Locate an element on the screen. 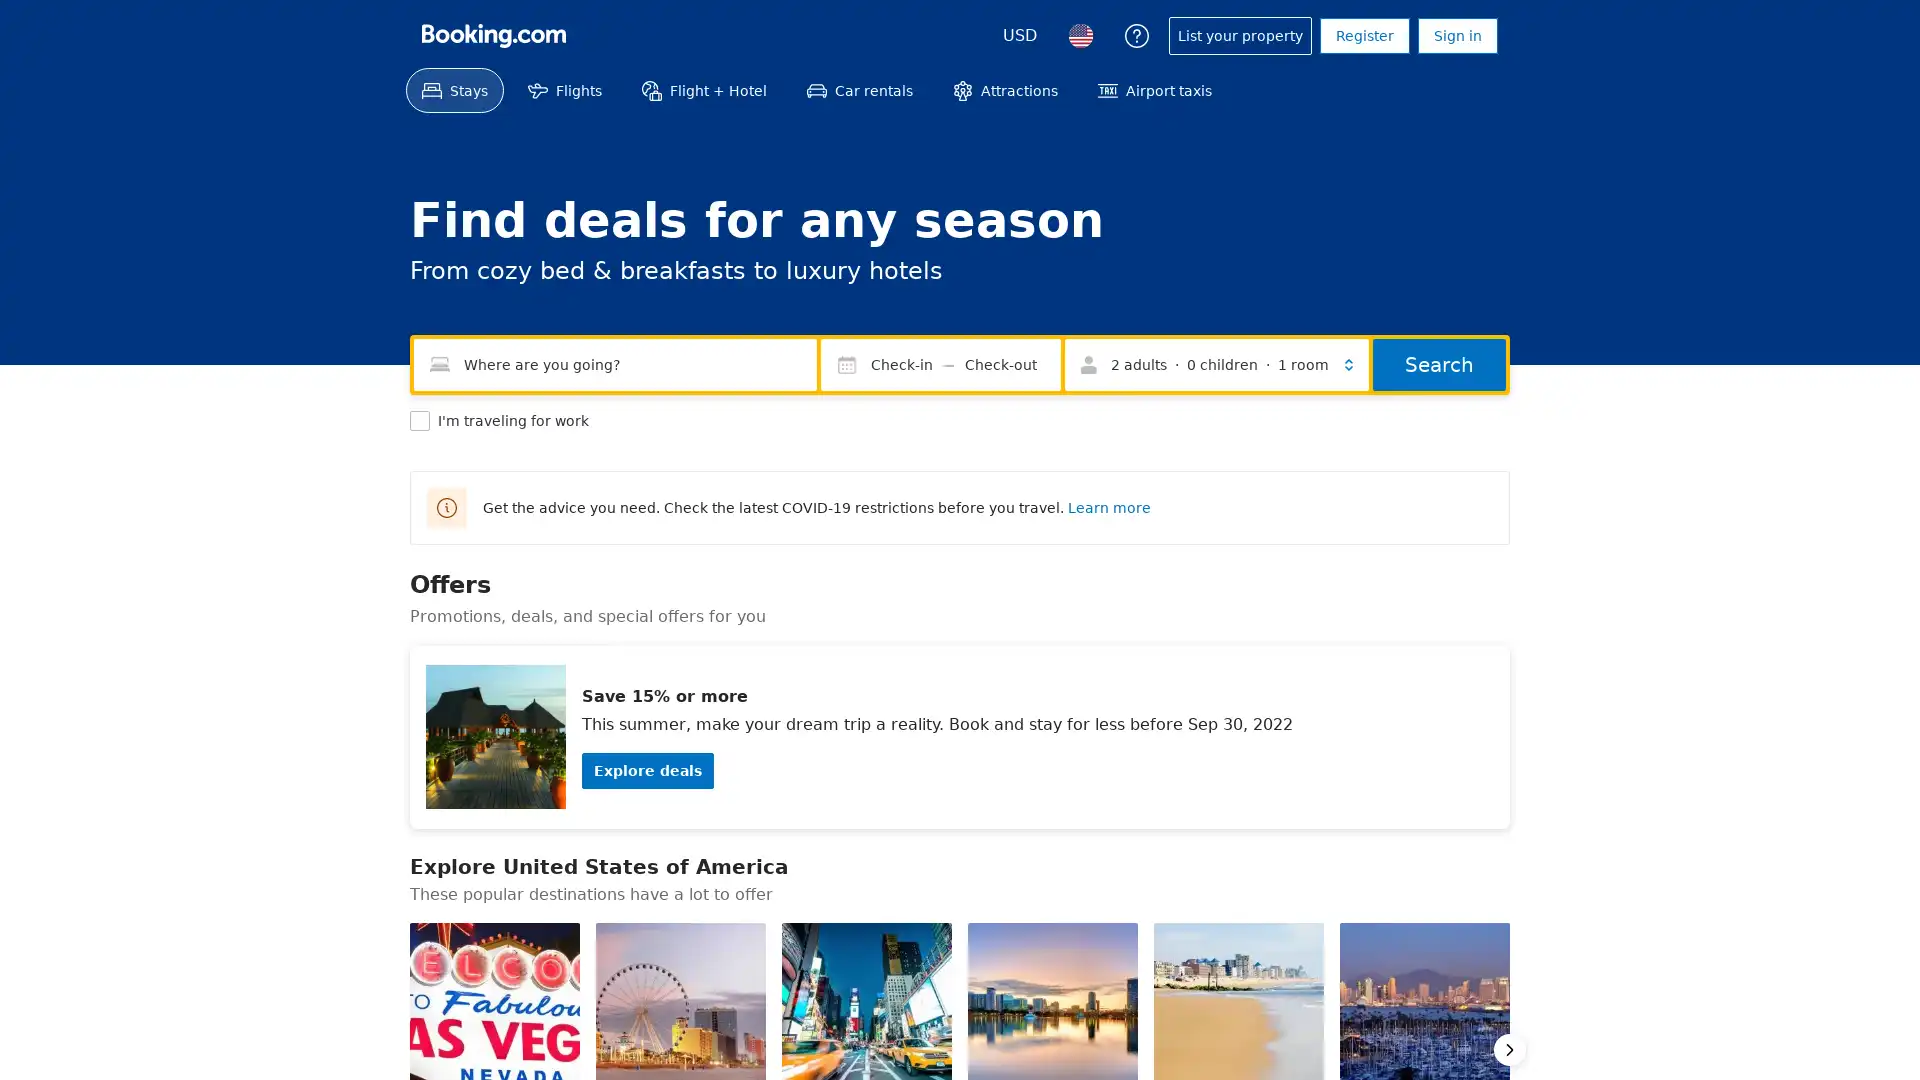  Next is located at coordinates (1510, 1048).